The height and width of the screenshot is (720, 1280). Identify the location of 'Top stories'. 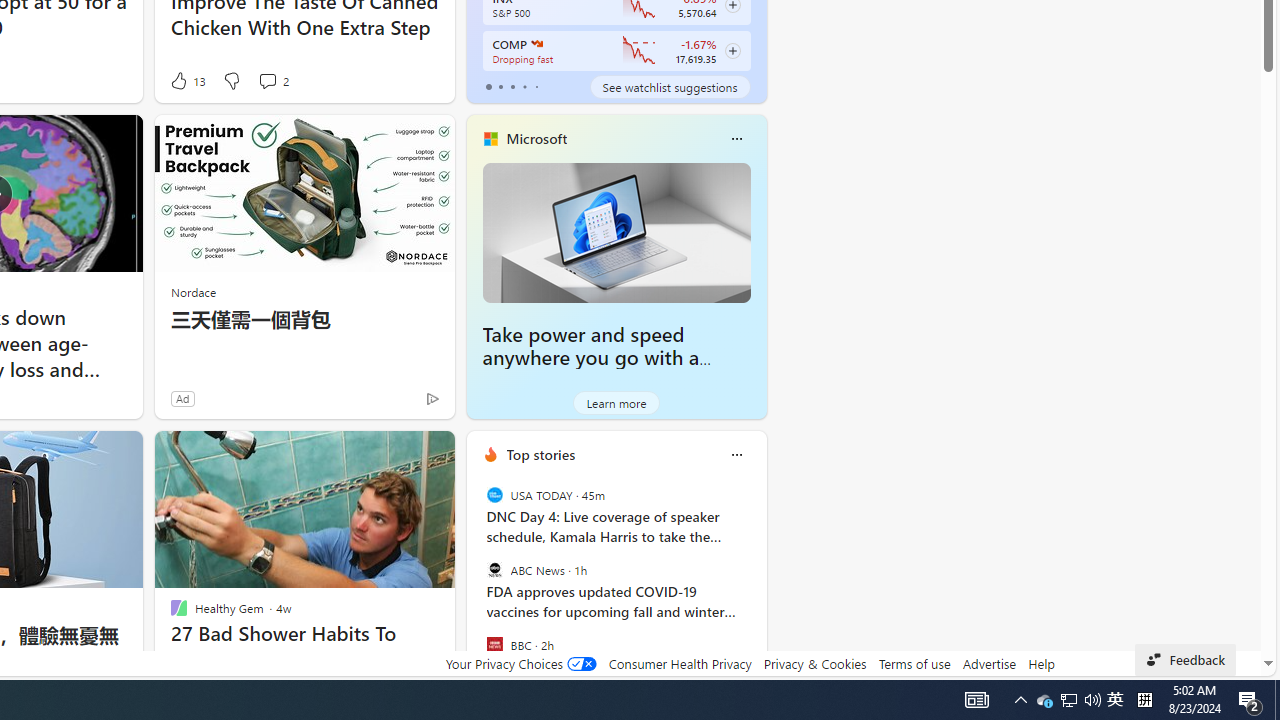
(540, 454).